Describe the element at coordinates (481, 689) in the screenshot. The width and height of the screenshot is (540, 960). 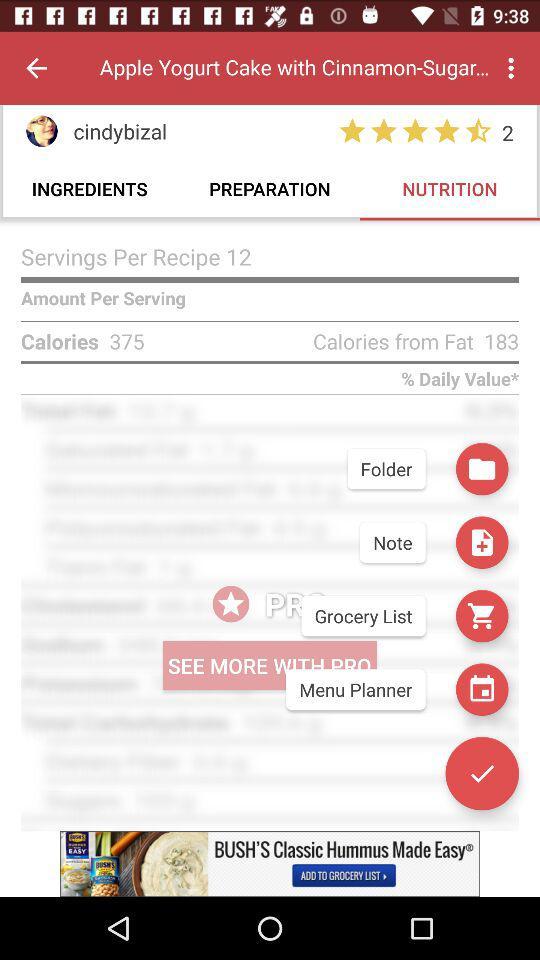
I see `the date_range icon` at that location.